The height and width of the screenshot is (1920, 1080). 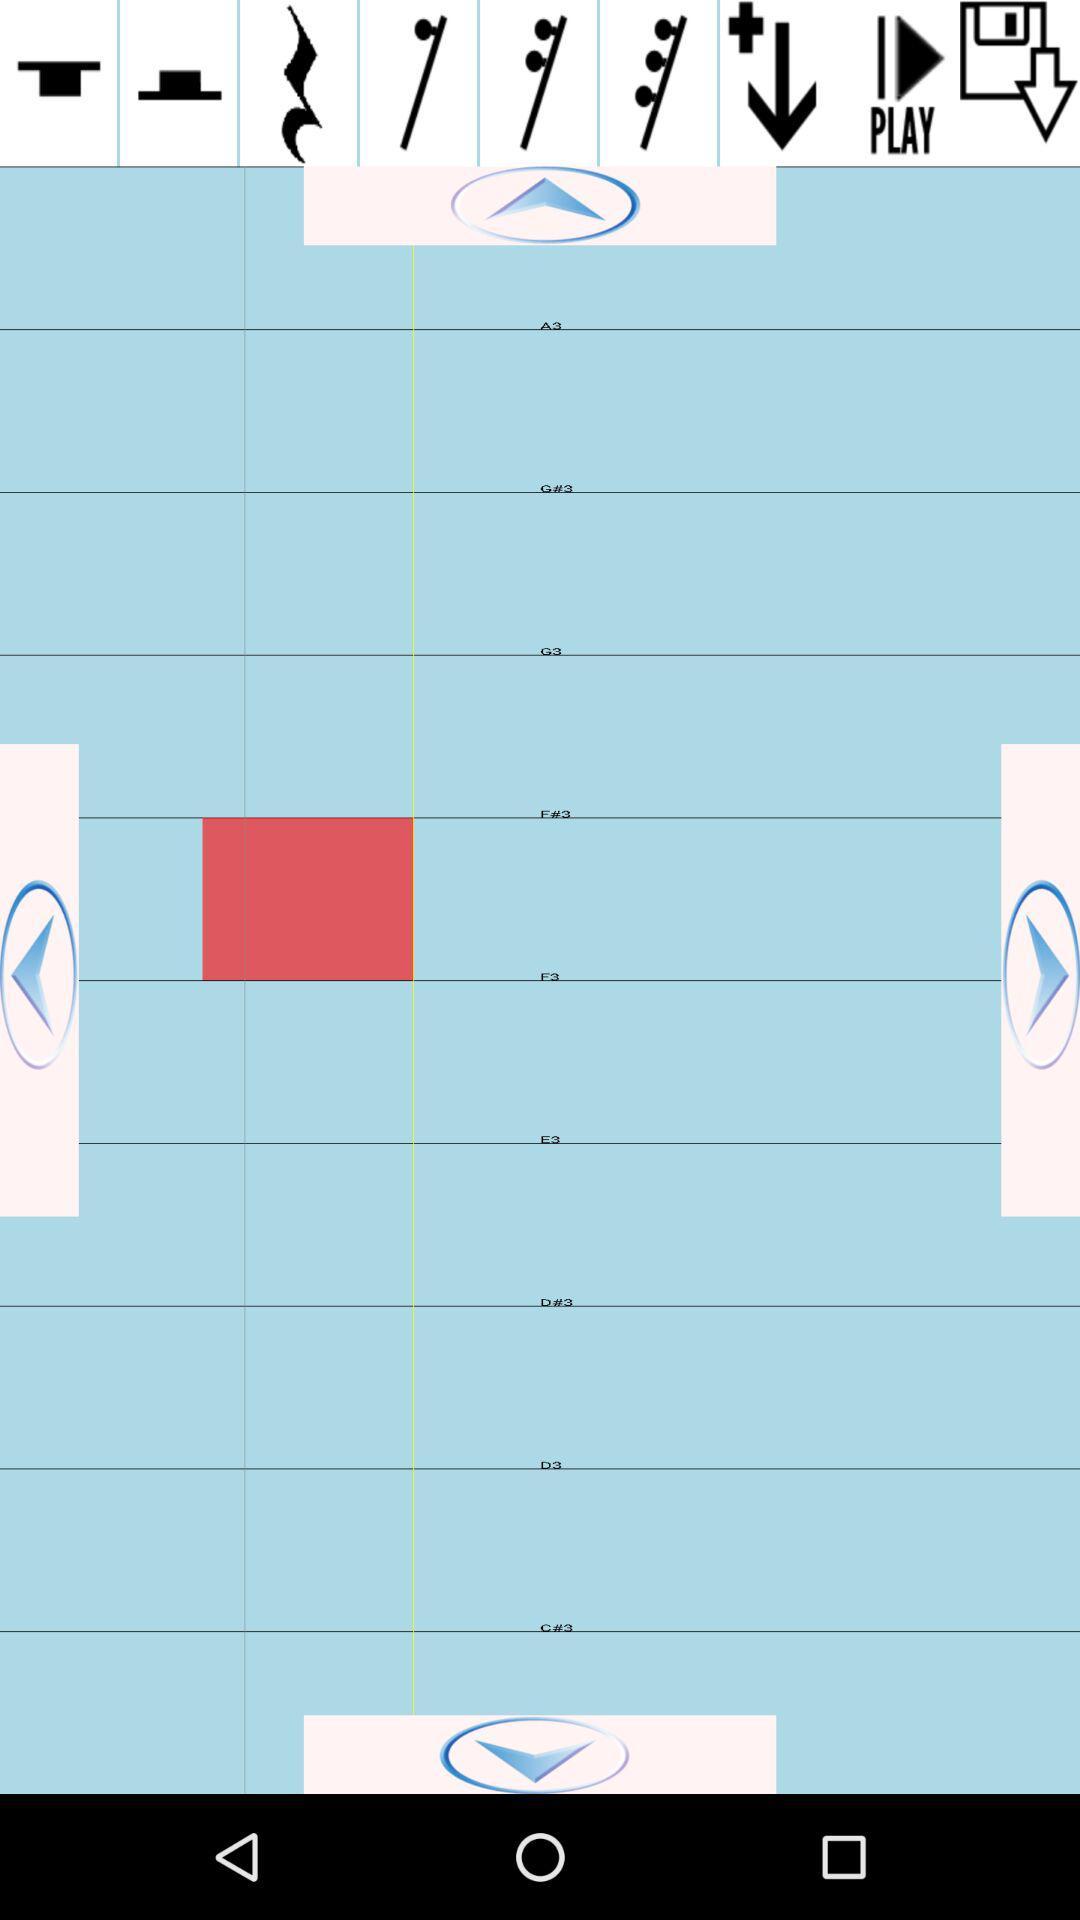 I want to click on move down, so click(x=540, y=1753).